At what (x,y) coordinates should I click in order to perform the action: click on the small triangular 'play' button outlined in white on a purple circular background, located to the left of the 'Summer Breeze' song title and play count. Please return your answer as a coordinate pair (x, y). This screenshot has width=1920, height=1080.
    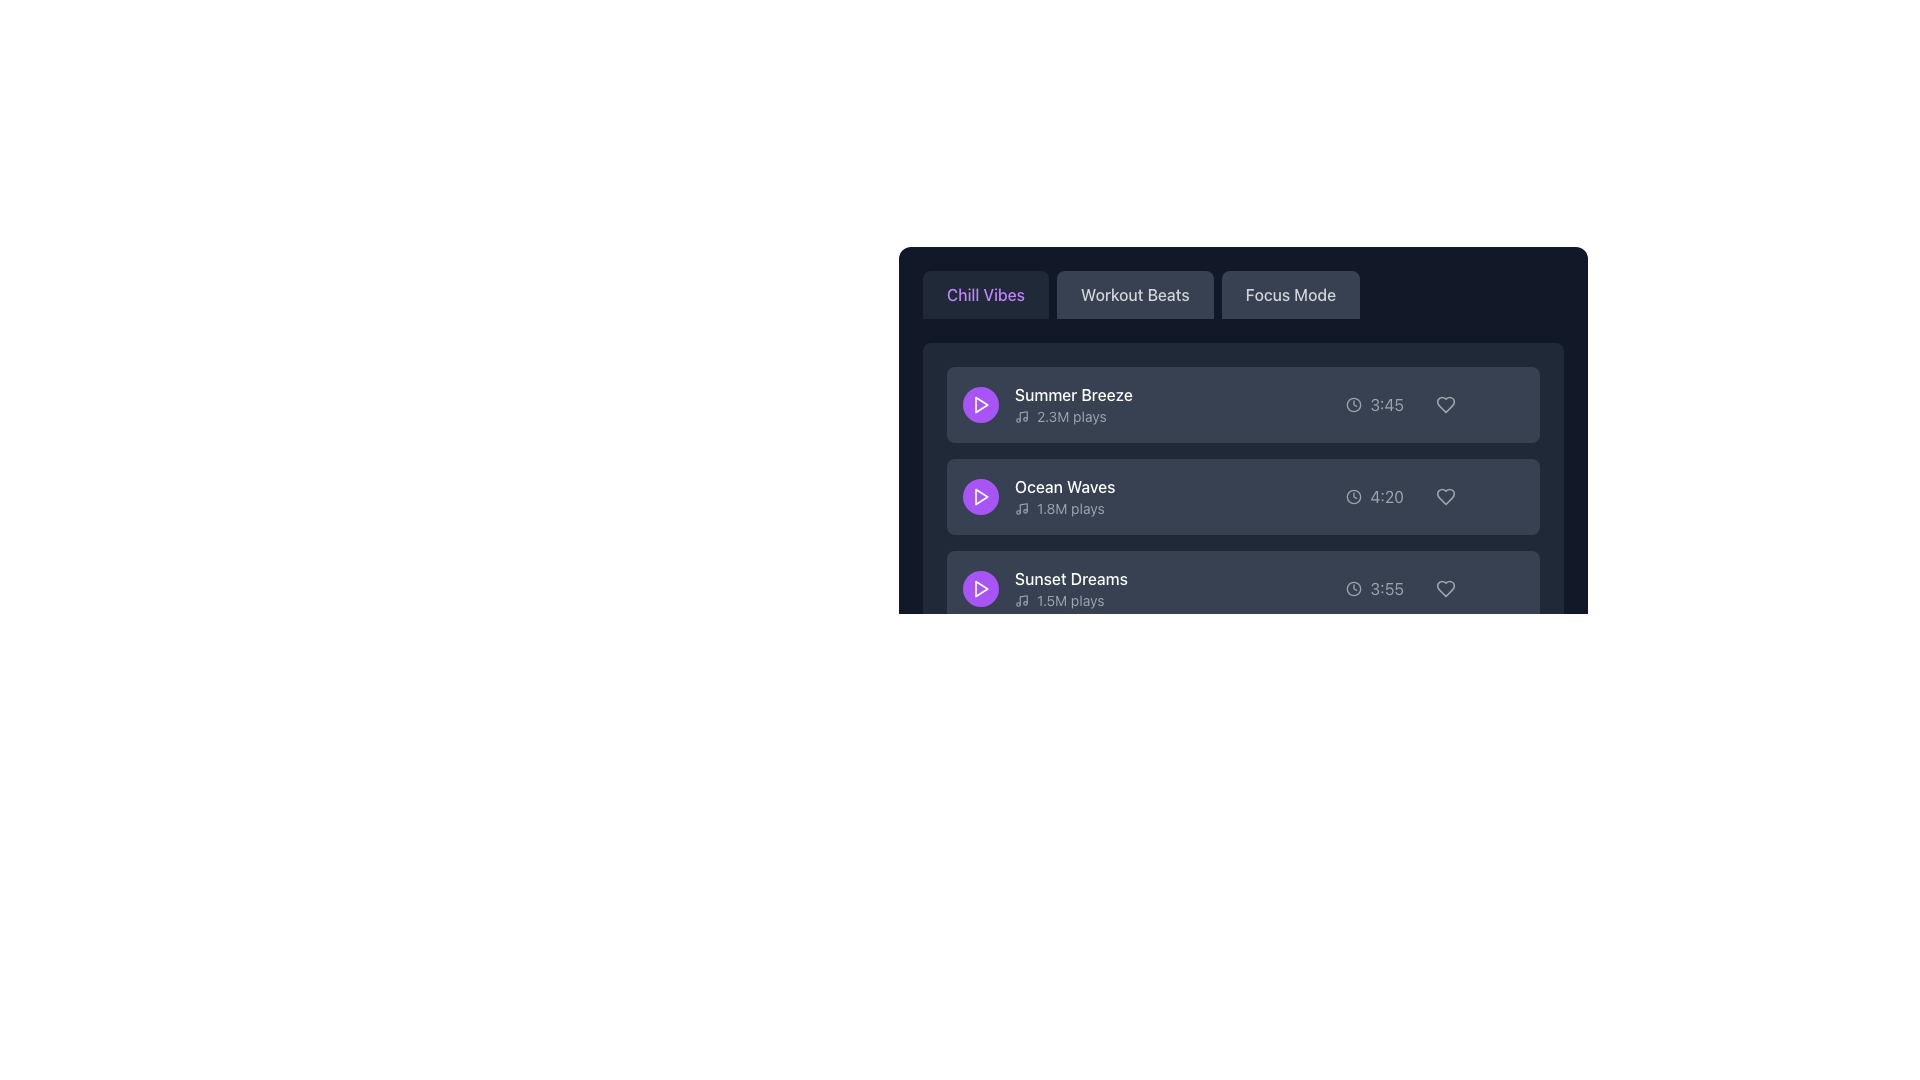
    Looking at the image, I should click on (980, 405).